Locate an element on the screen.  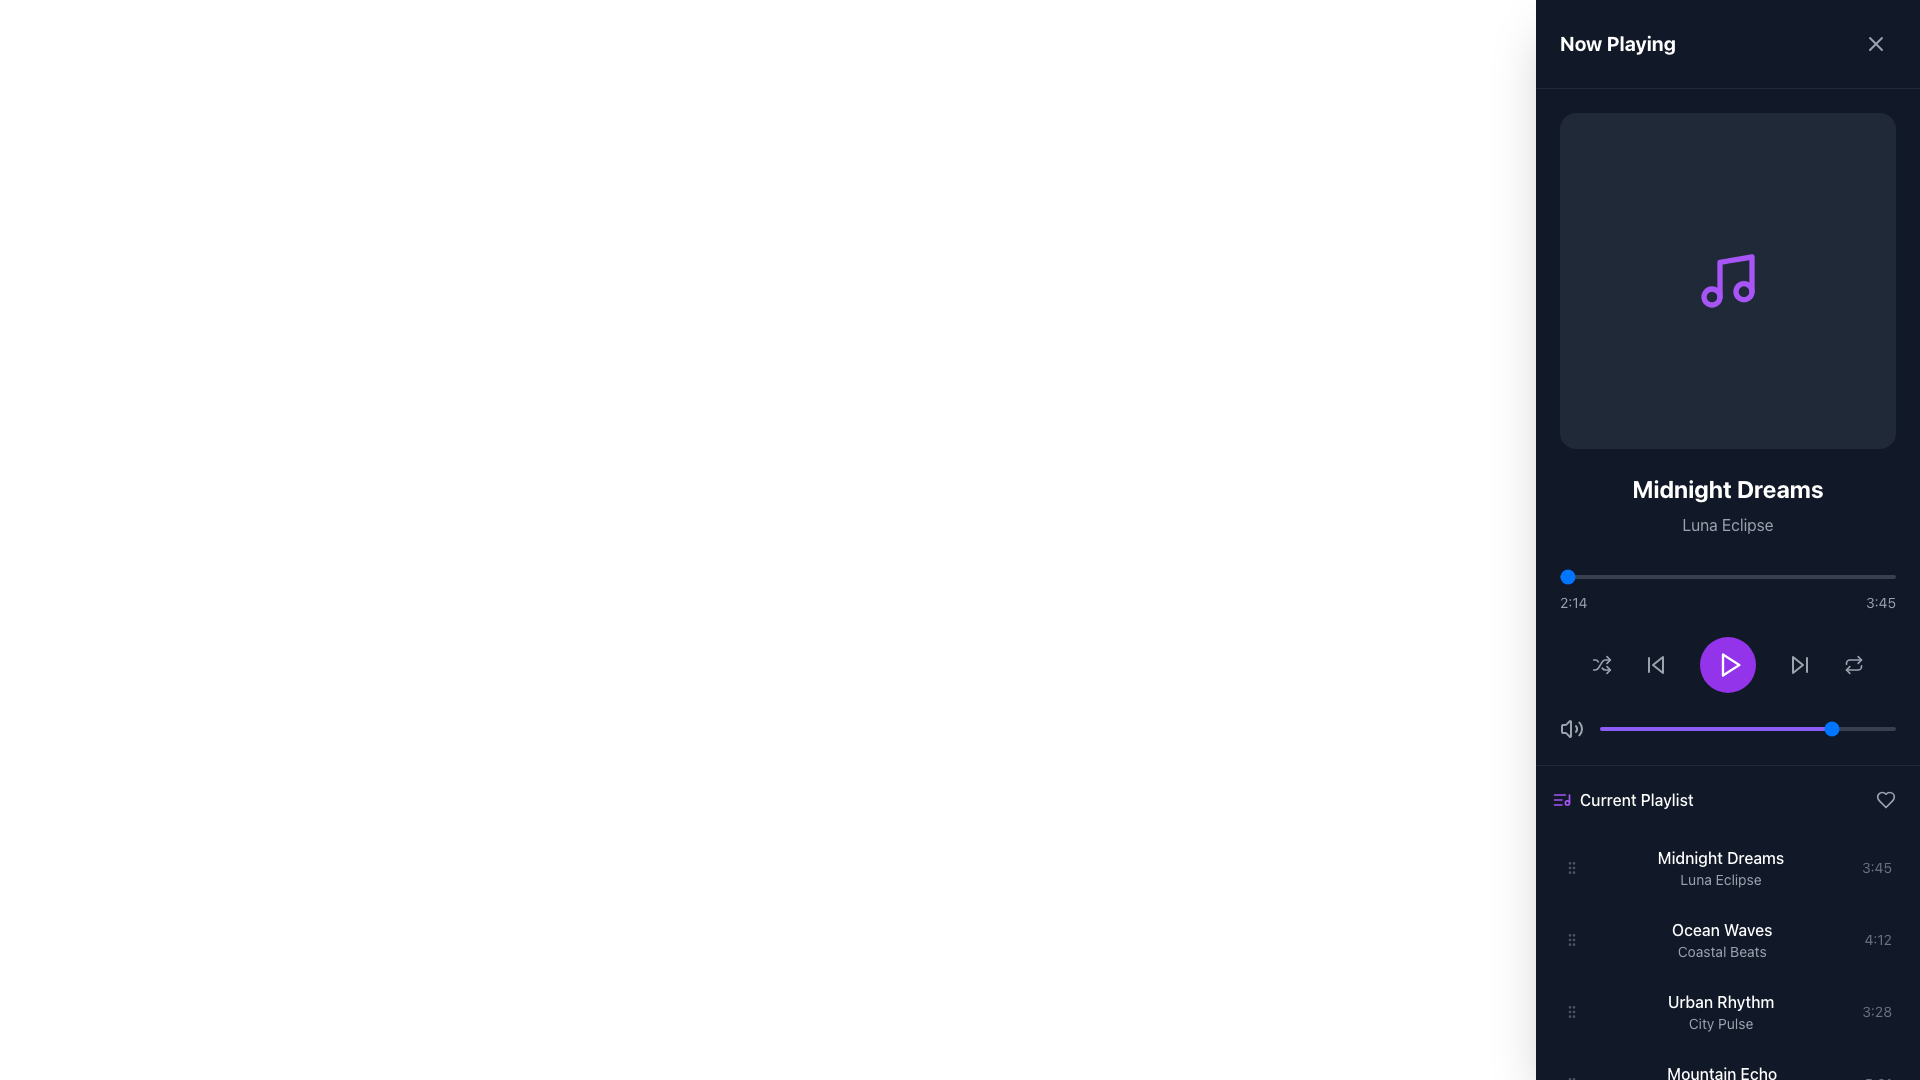
the playback progress is located at coordinates (1582, 577).